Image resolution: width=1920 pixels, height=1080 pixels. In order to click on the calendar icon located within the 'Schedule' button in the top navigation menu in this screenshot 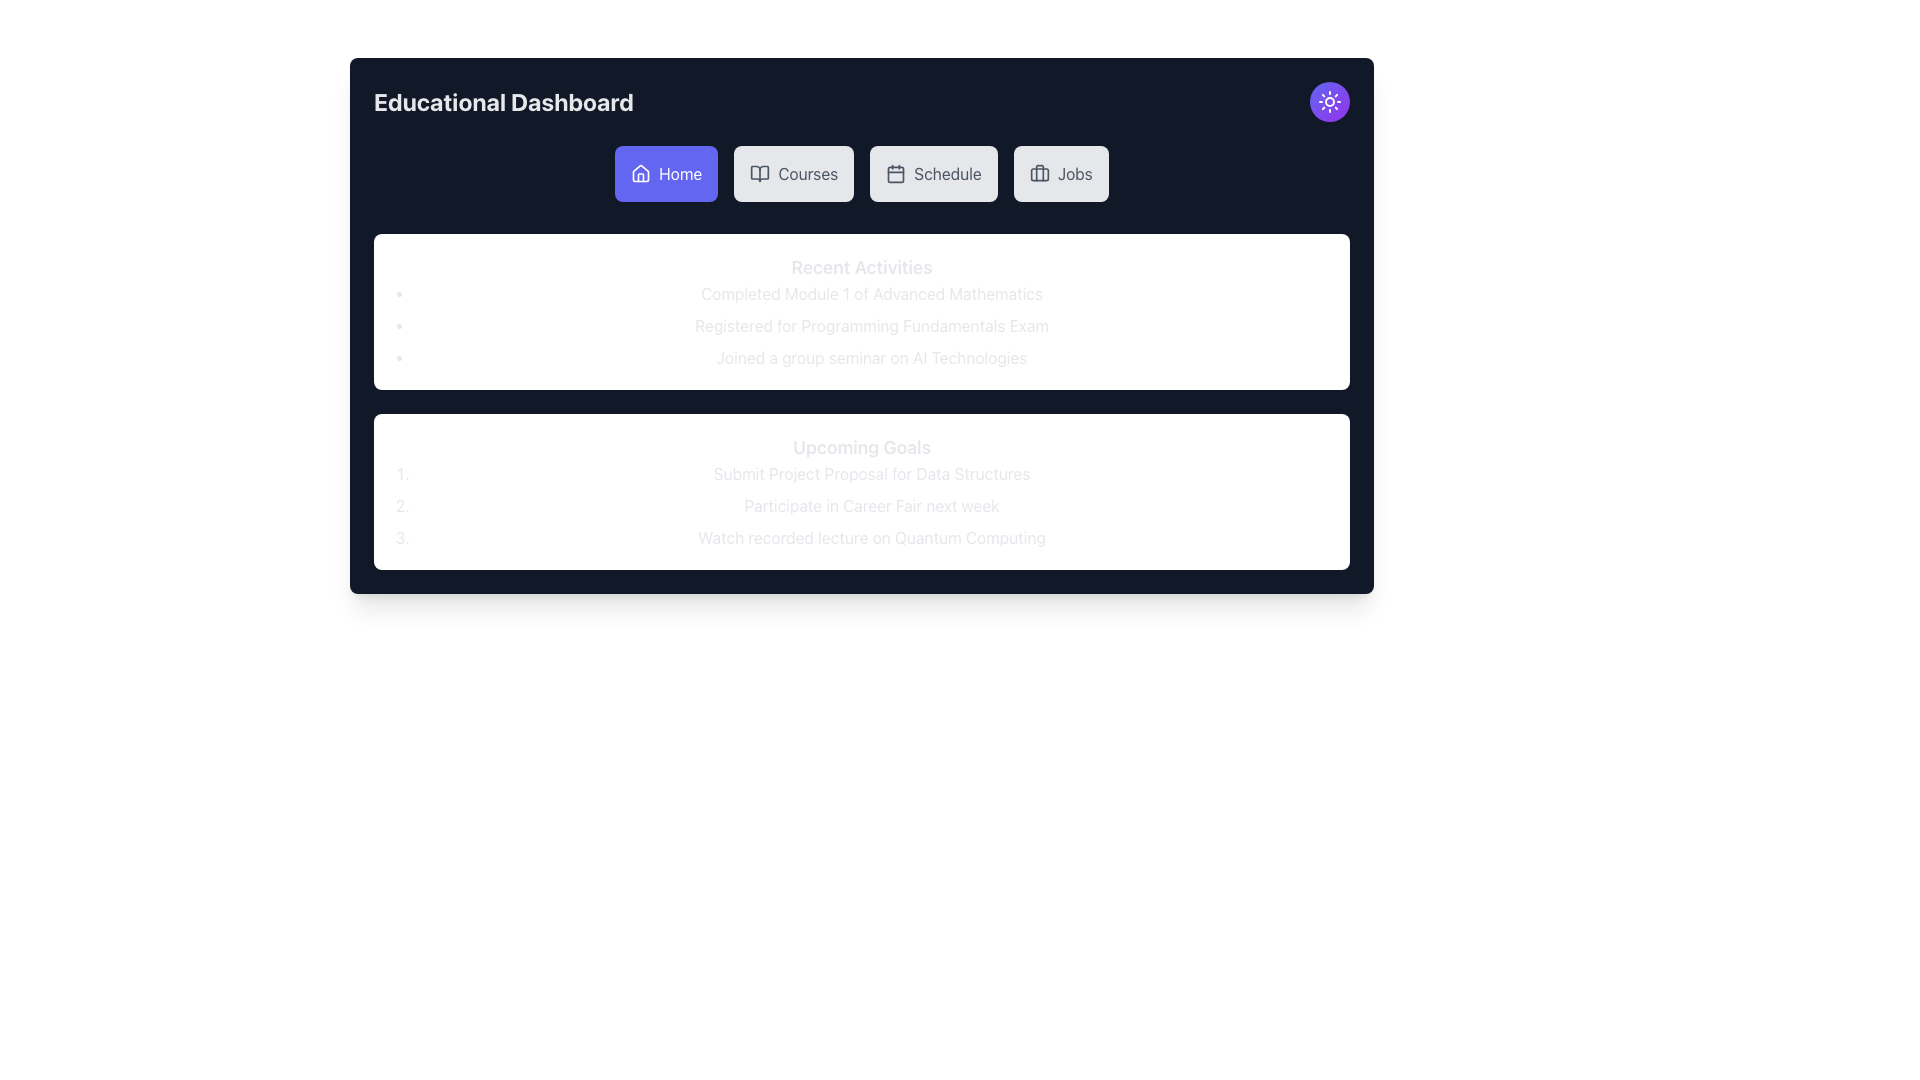, I will do `click(895, 172)`.